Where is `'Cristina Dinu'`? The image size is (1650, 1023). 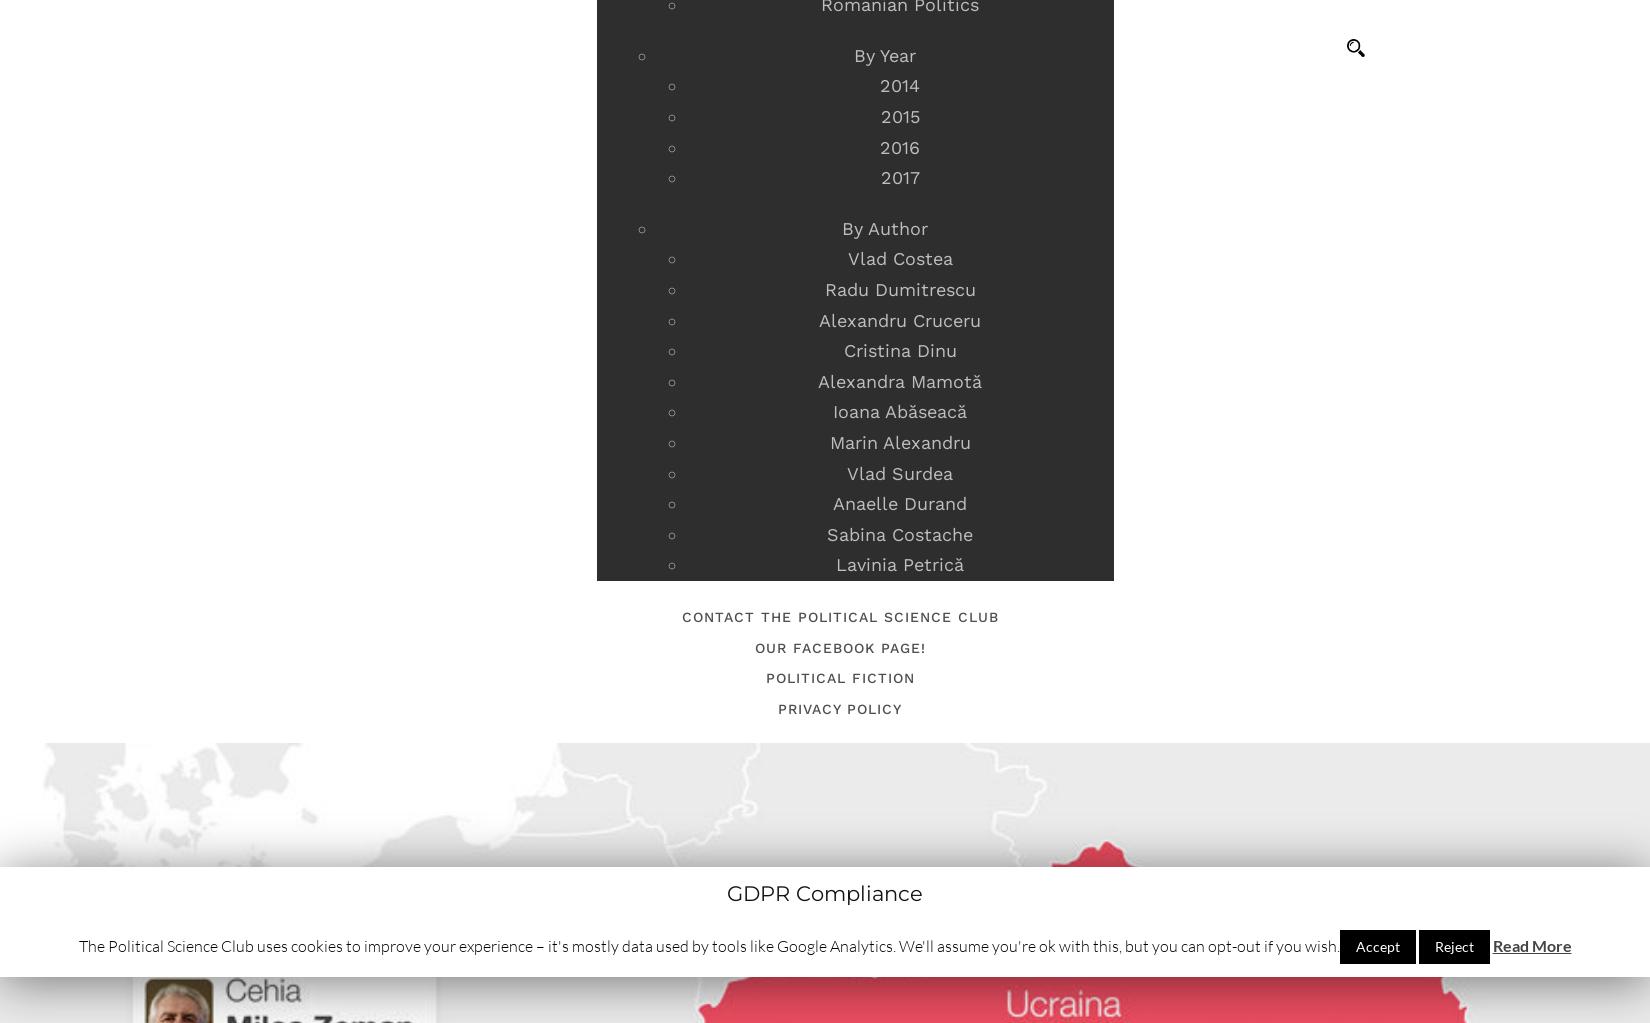 'Cristina Dinu' is located at coordinates (899, 350).